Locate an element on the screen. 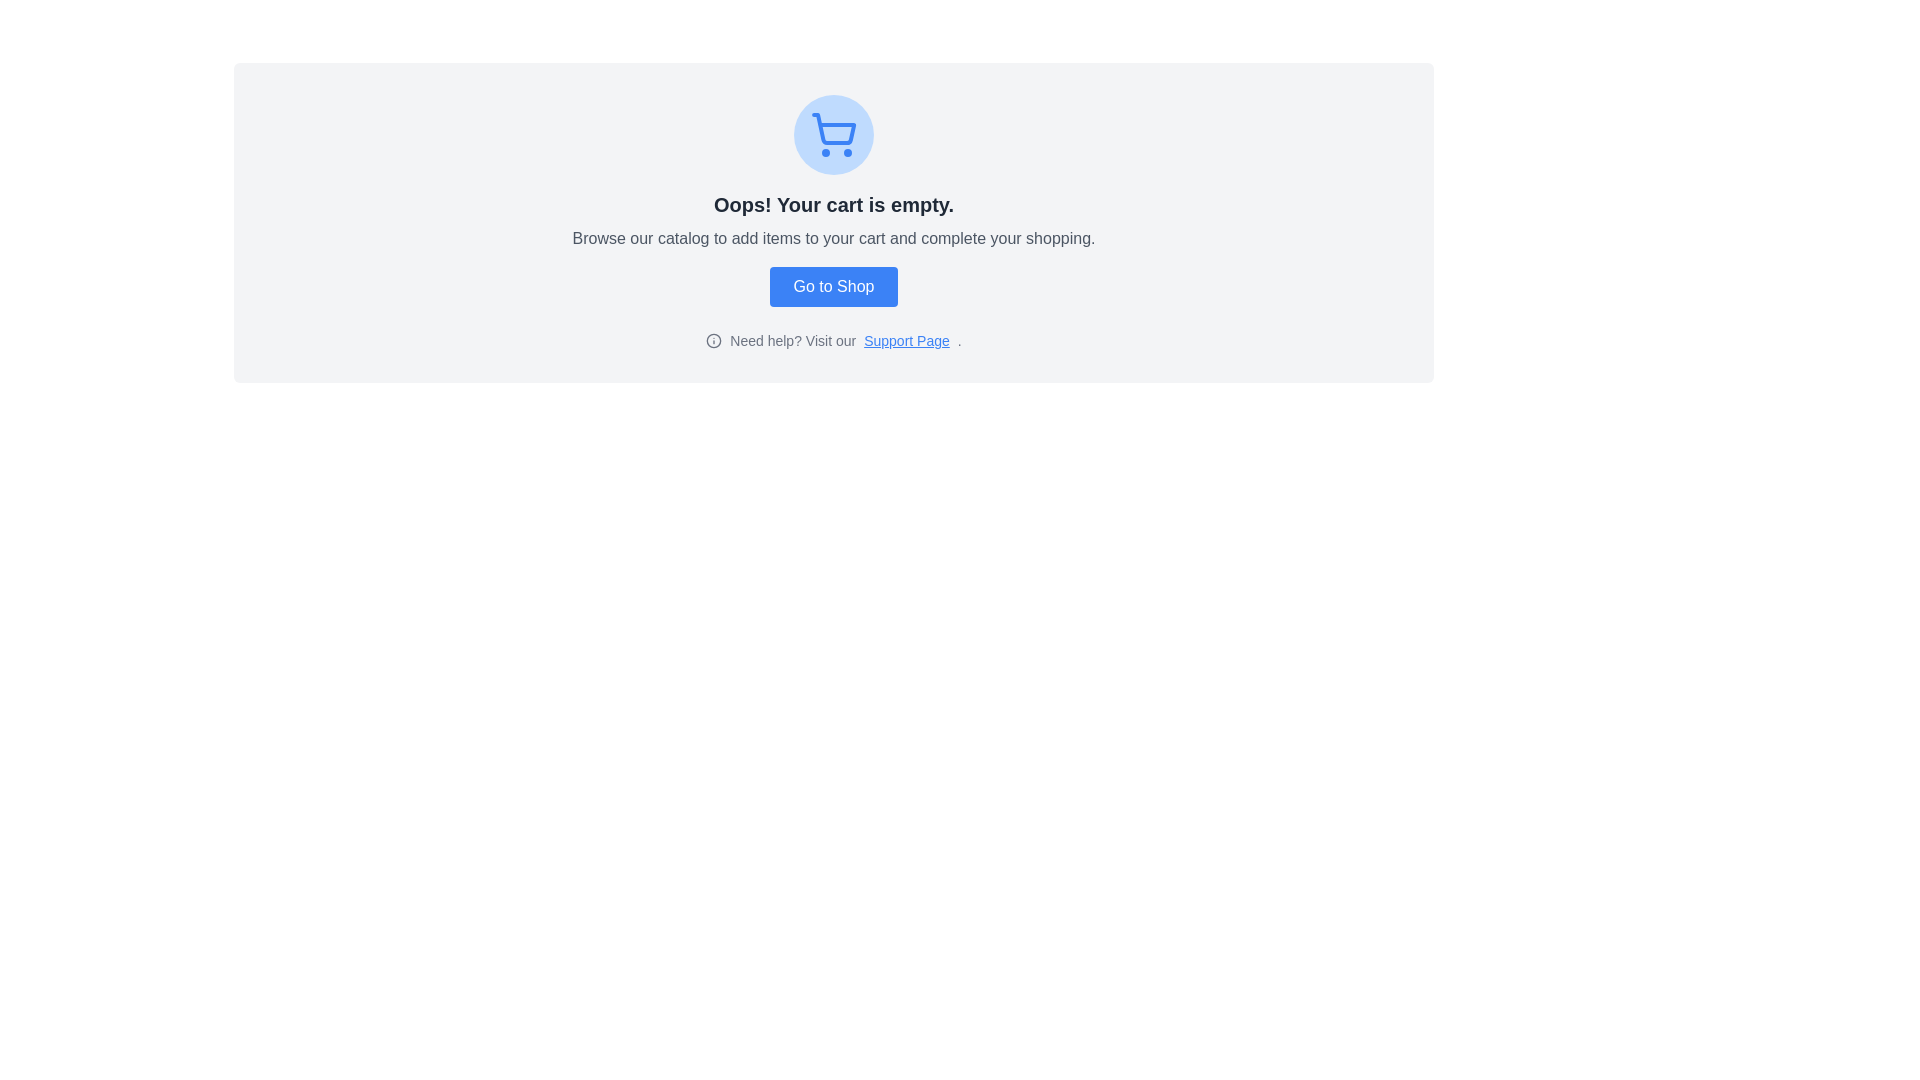 This screenshot has width=1920, height=1080. the circular shopping cart icon with a soft blue background, located above the text 'Oops! Your cart is empty.' is located at coordinates (834, 135).